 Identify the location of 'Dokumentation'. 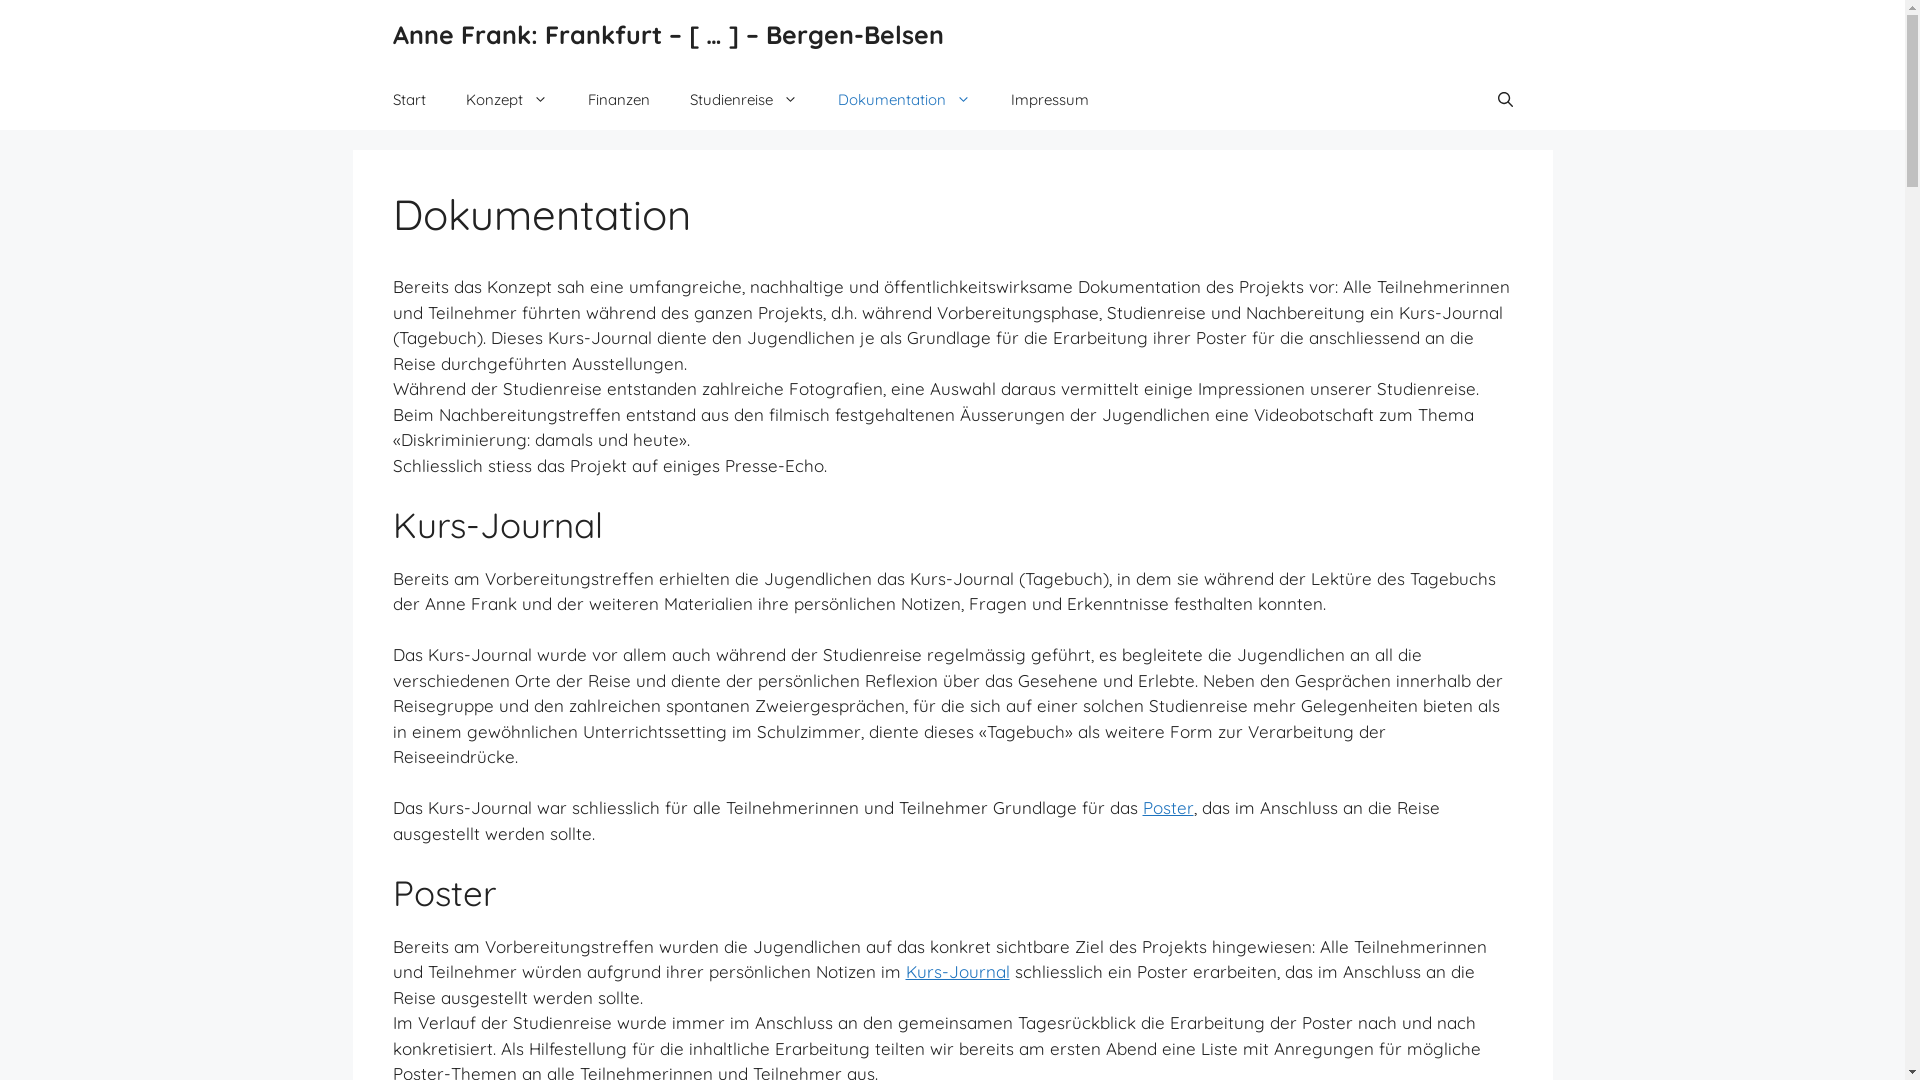
(903, 100).